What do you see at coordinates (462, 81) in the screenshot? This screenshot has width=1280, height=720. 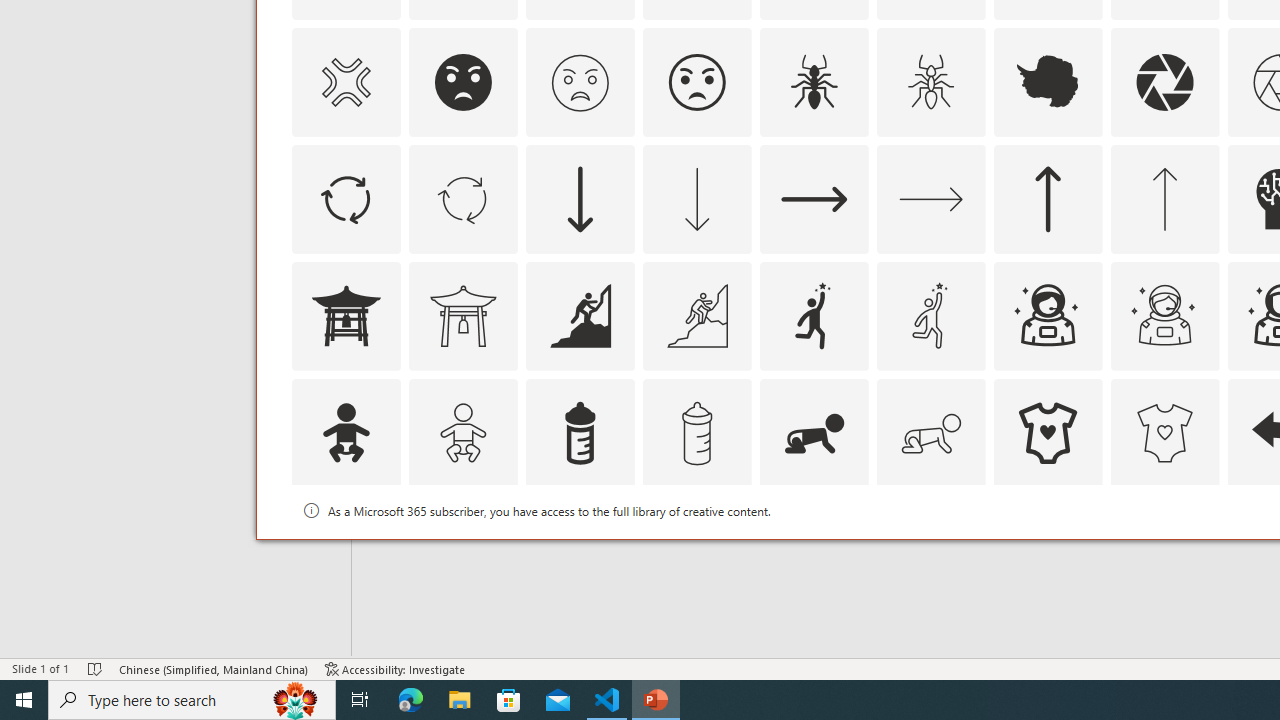 I see `'AutomationID: Icons_AngryFace'` at bounding box center [462, 81].